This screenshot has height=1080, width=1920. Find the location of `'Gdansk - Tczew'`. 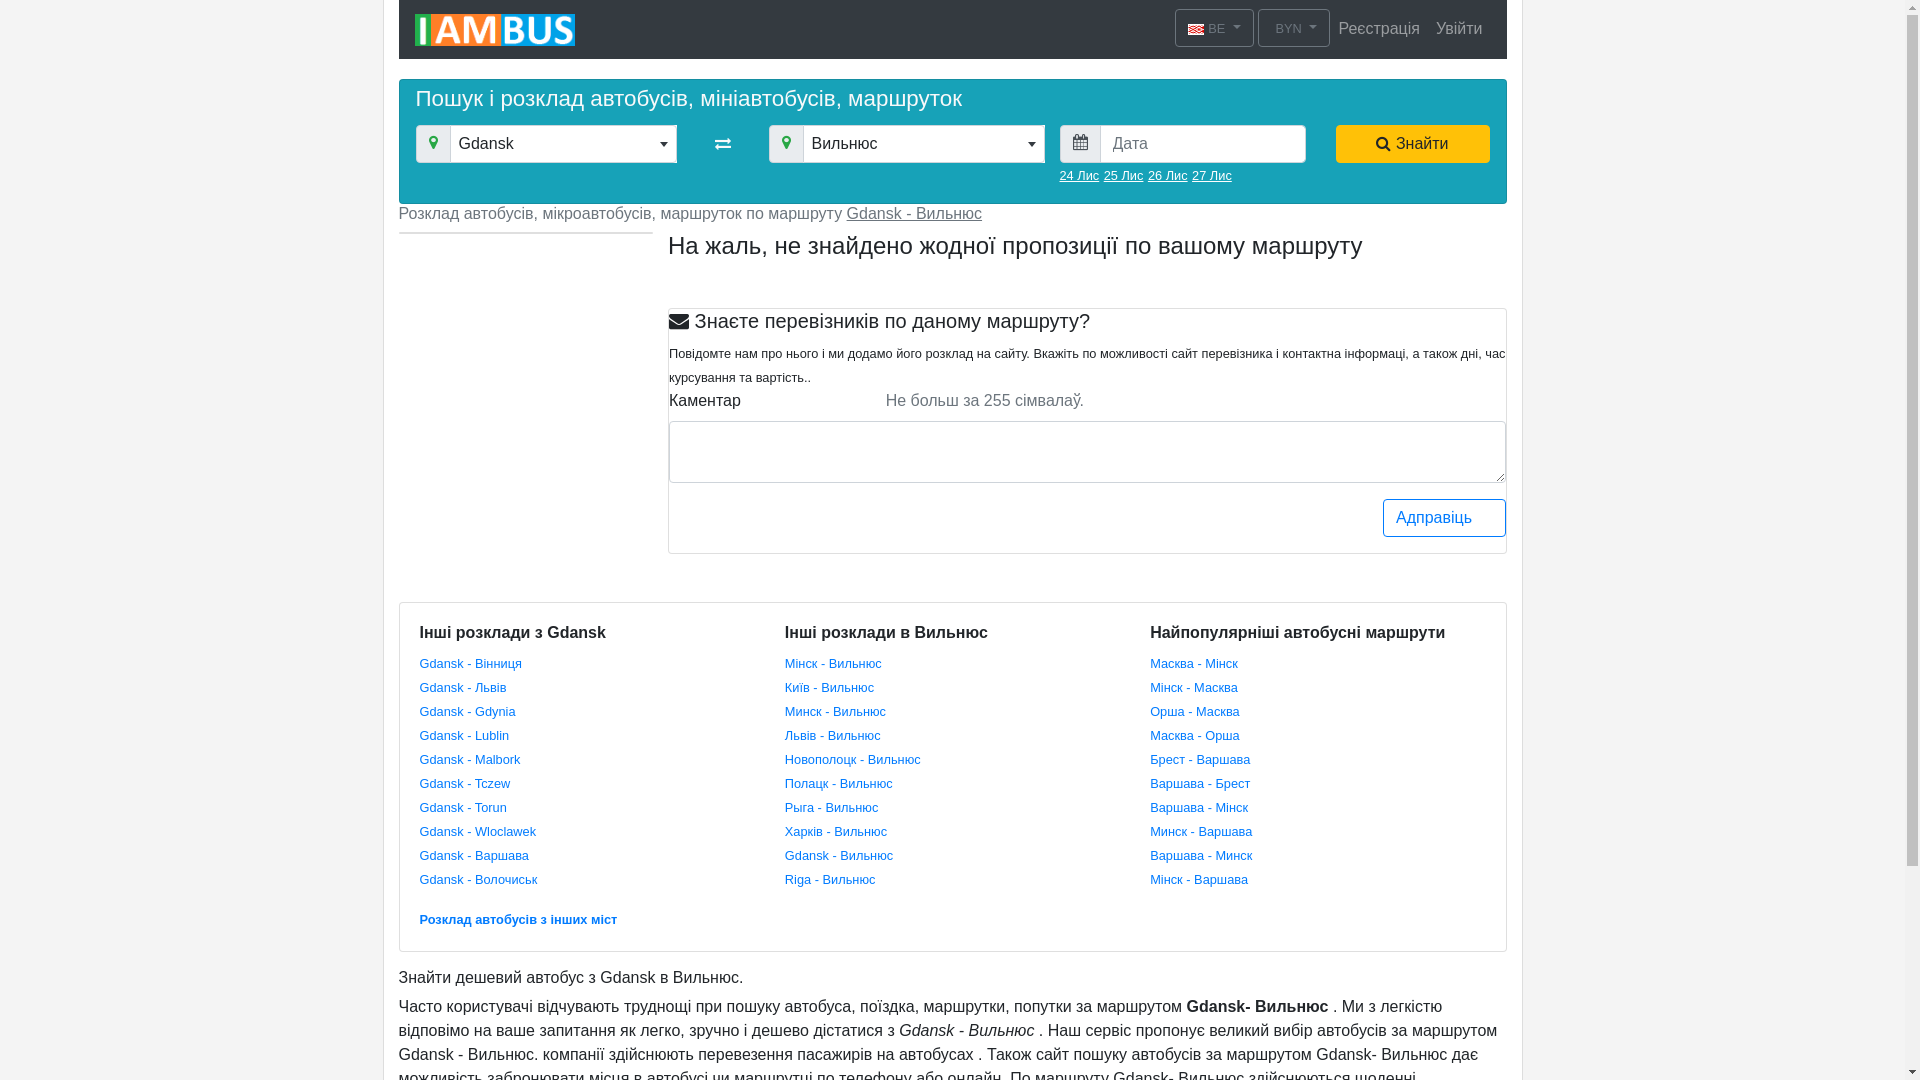

'Gdansk - Tczew' is located at coordinates (464, 781).